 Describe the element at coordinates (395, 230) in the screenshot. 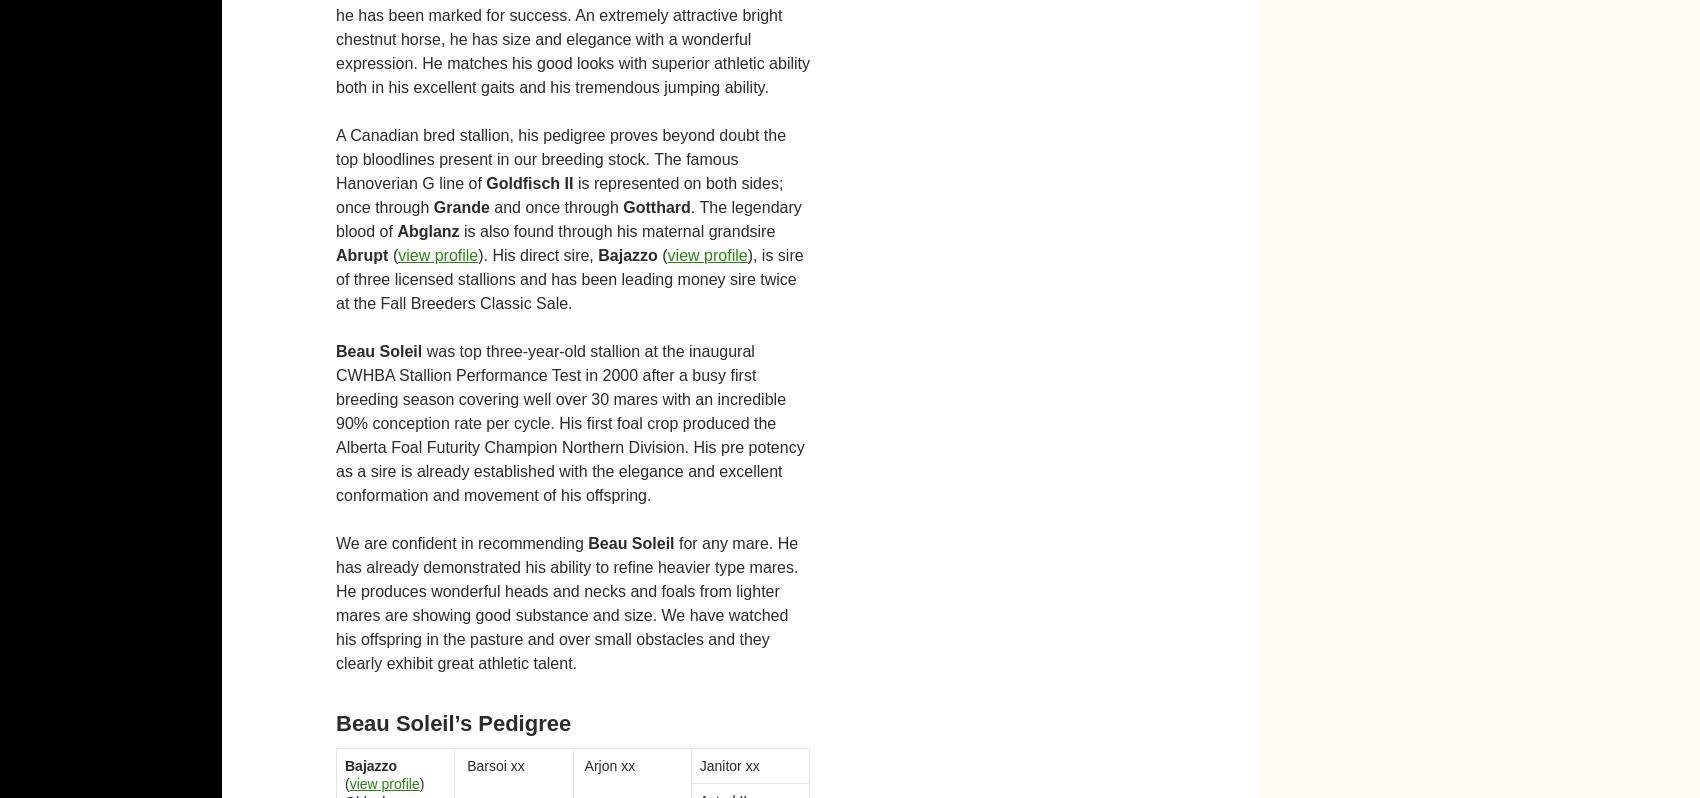

I see `'Abglanz'` at that location.